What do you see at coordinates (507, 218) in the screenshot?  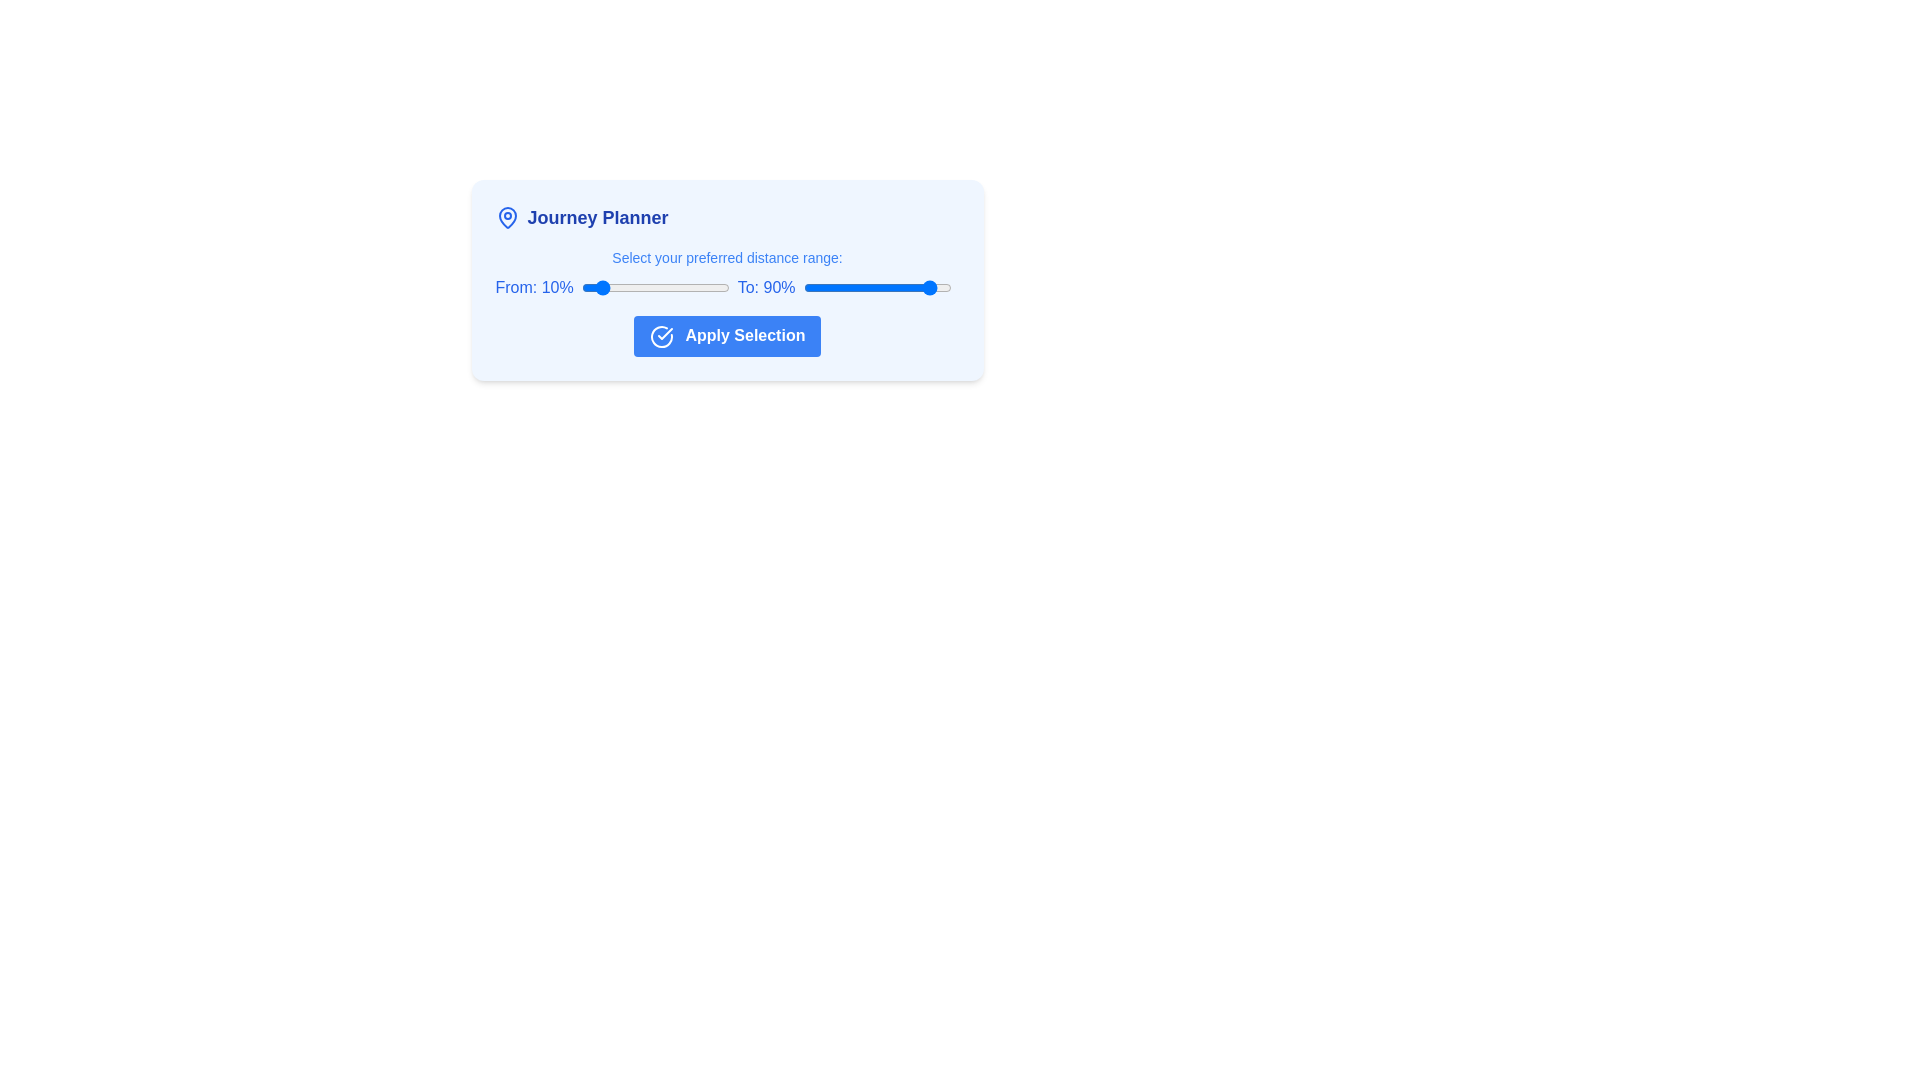 I see `the location icon in the 'Journey Planner' section, which is positioned to the left of the title text 'Journey Planner'` at bounding box center [507, 218].